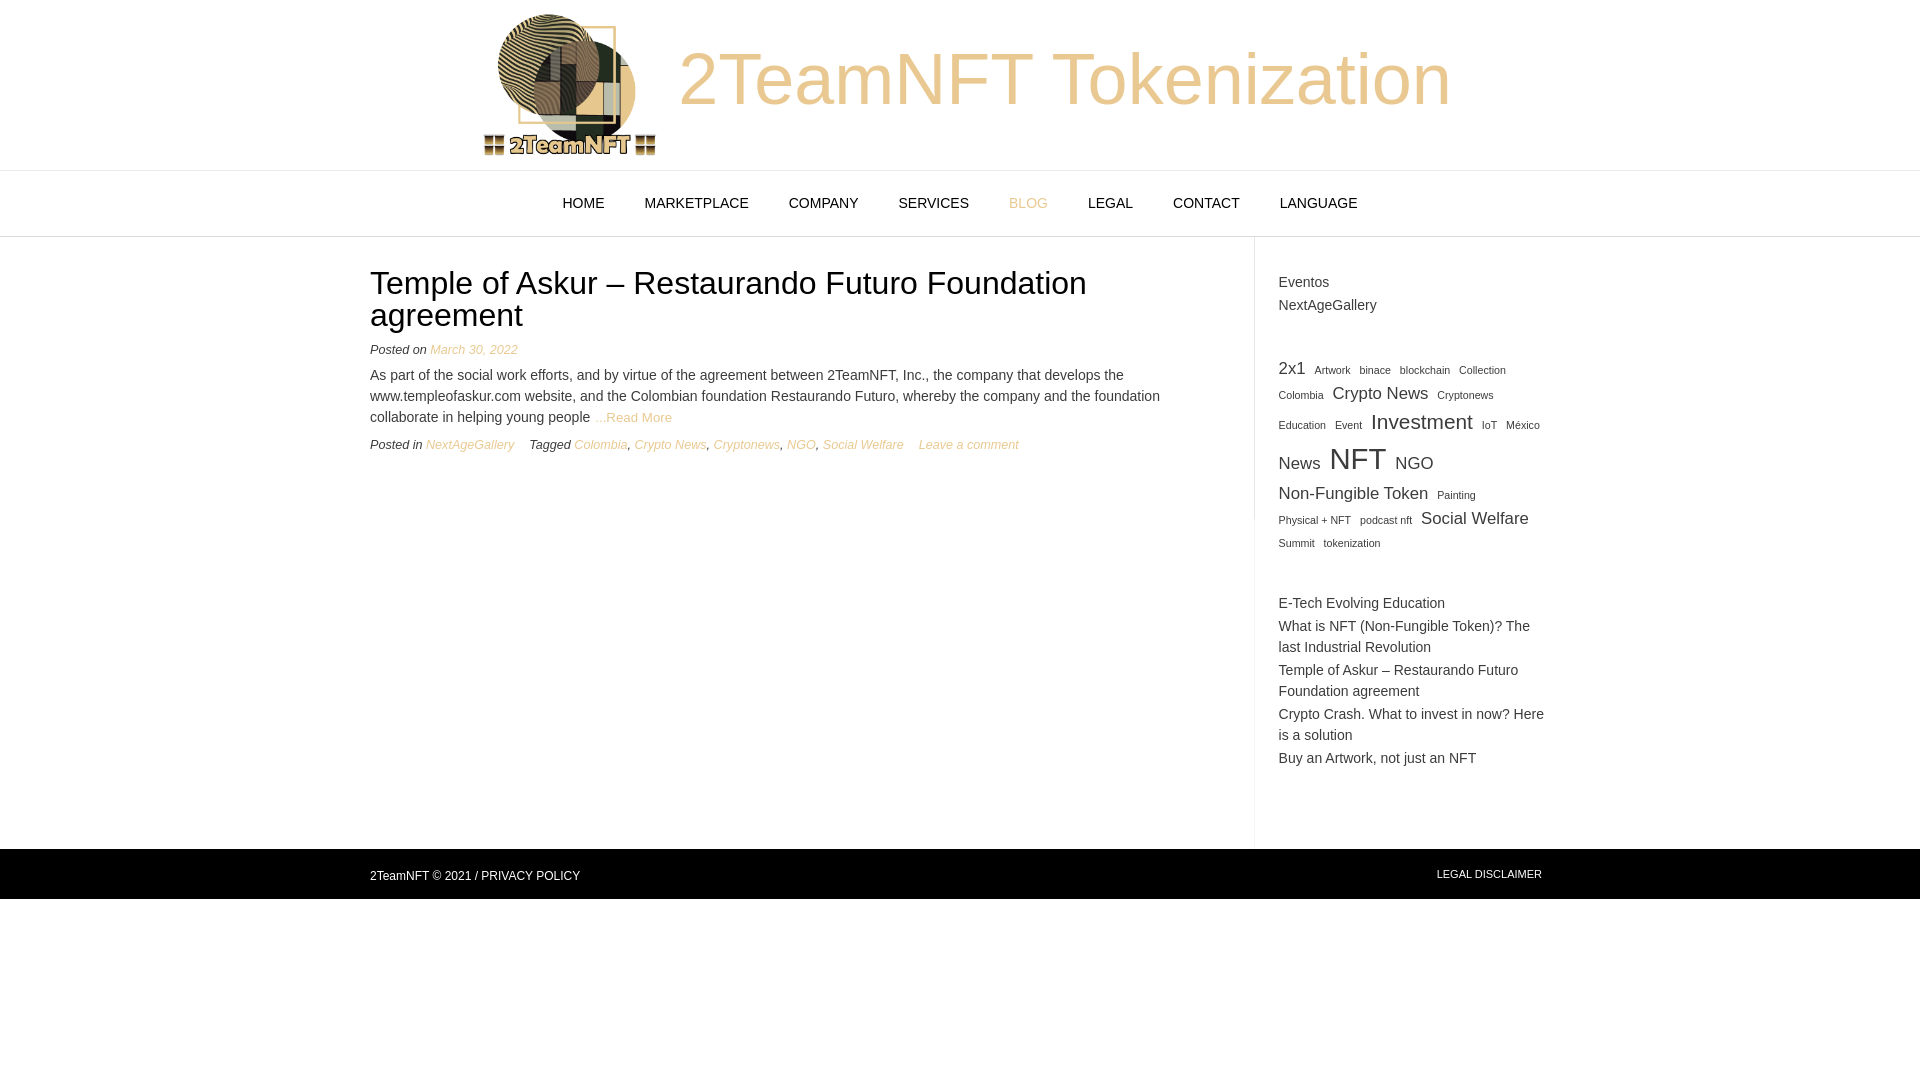 The image size is (1920, 1080). Describe the element at coordinates (1385, 519) in the screenshot. I see `'podcast nft'` at that location.